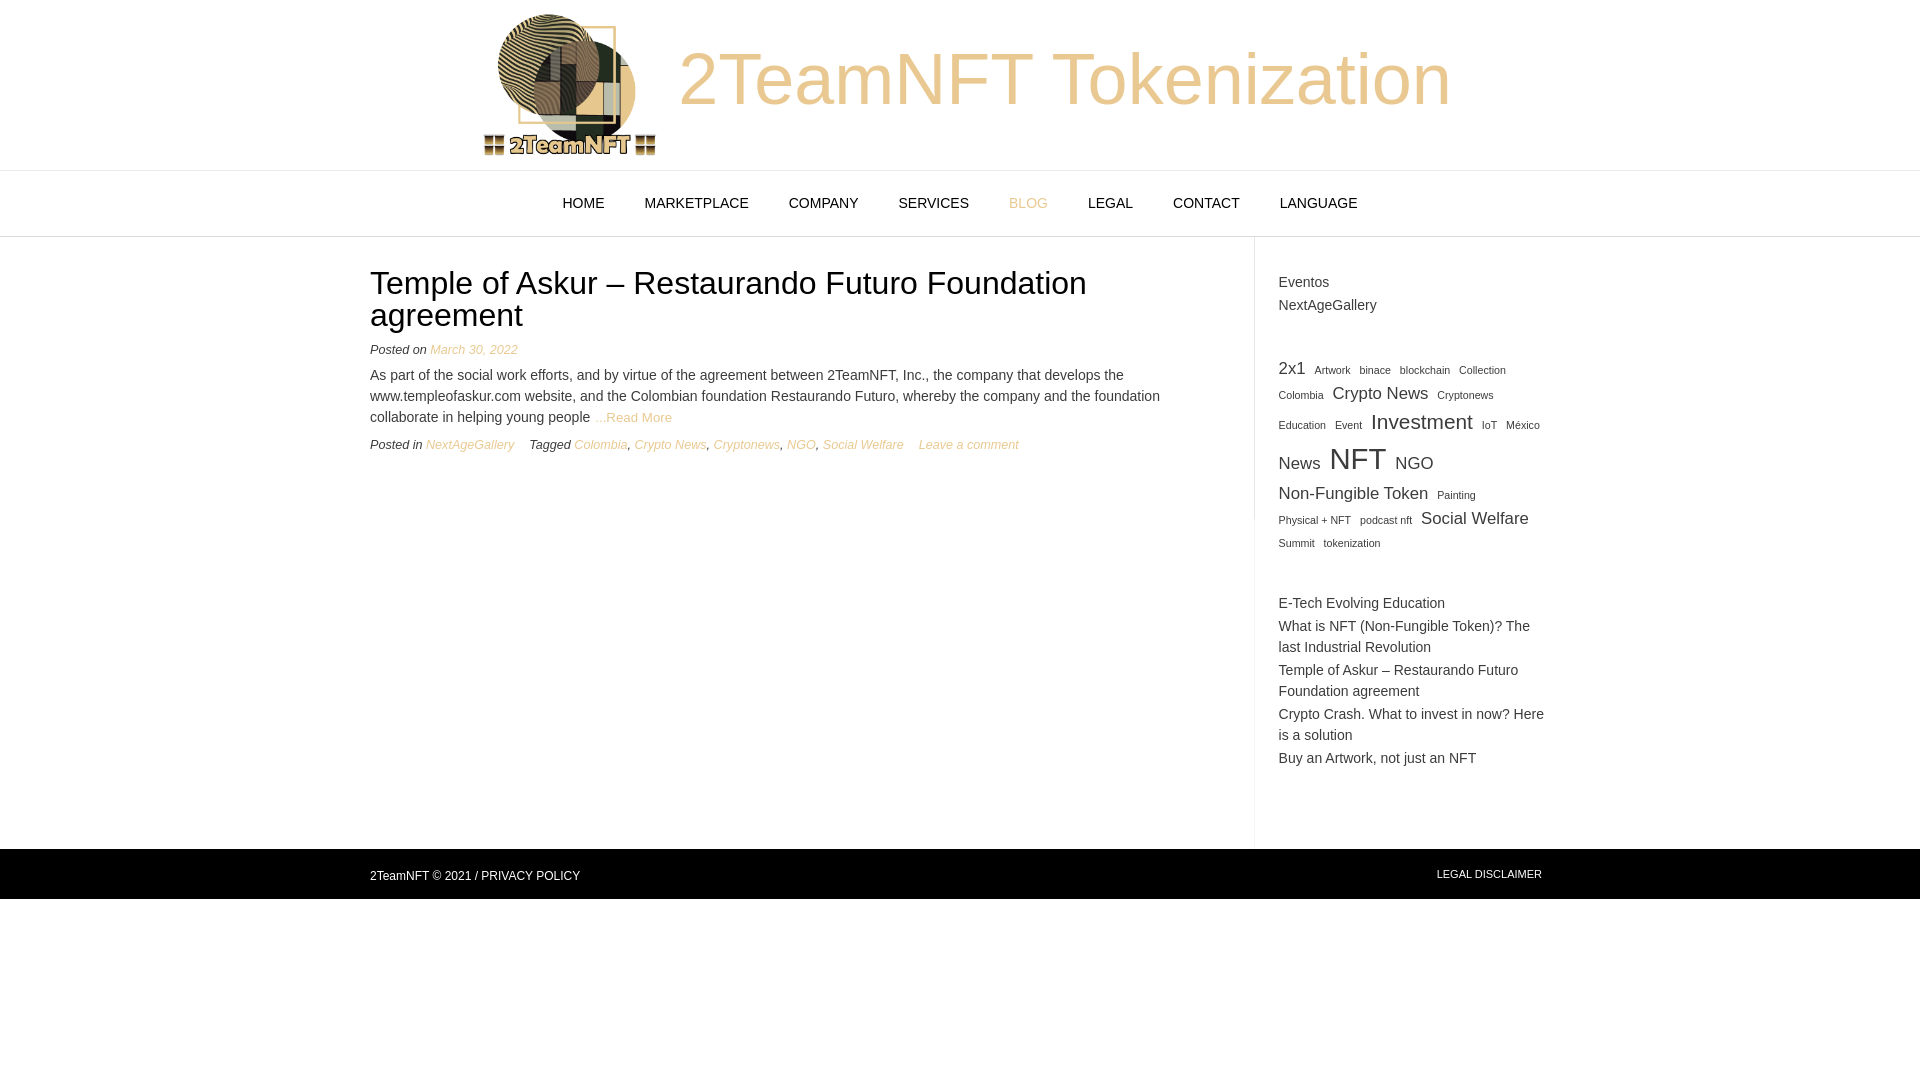 The image size is (1920, 1080). Describe the element at coordinates (1385, 519) in the screenshot. I see `'podcast nft'` at that location.